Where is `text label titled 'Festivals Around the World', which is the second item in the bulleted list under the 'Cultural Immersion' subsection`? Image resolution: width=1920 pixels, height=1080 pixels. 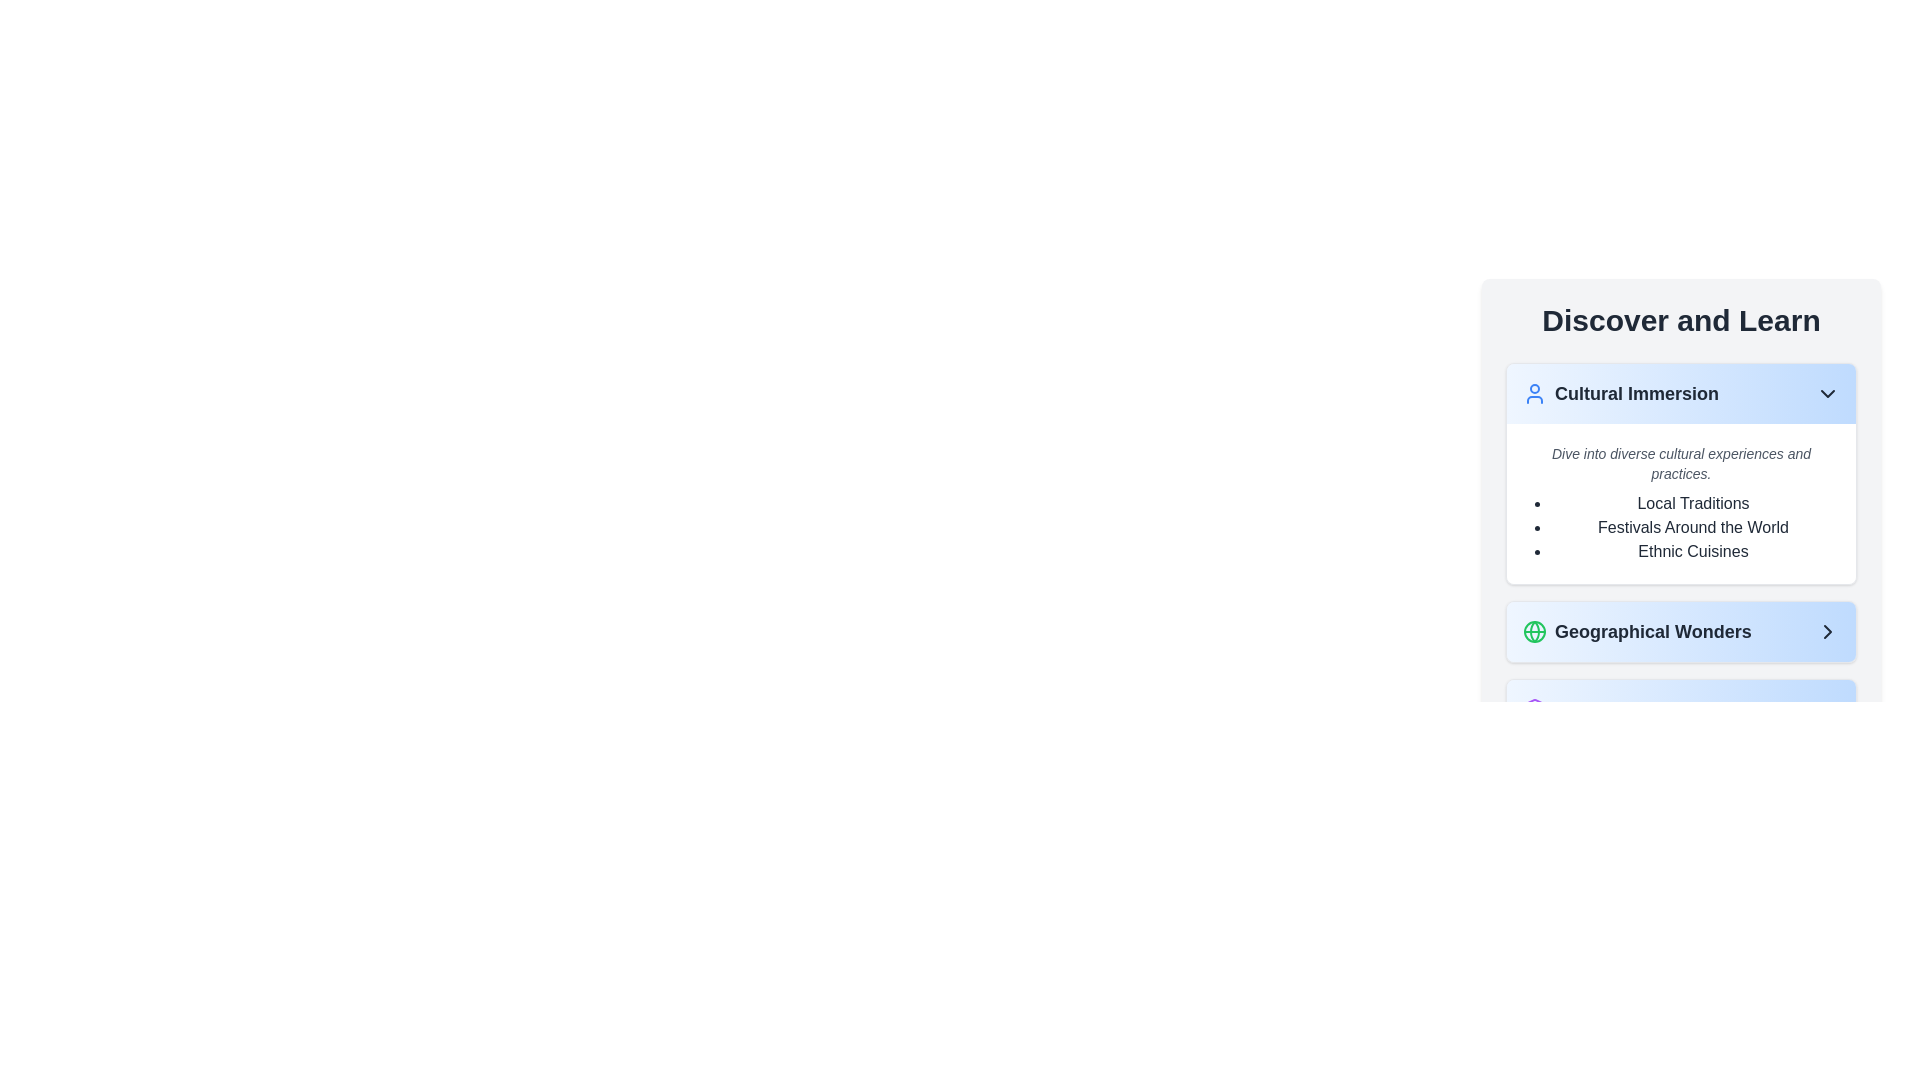
text label titled 'Festivals Around the World', which is the second item in the bulleted list under the 'Cultural Immersion' subsection is located at coordinates (1692, 527).